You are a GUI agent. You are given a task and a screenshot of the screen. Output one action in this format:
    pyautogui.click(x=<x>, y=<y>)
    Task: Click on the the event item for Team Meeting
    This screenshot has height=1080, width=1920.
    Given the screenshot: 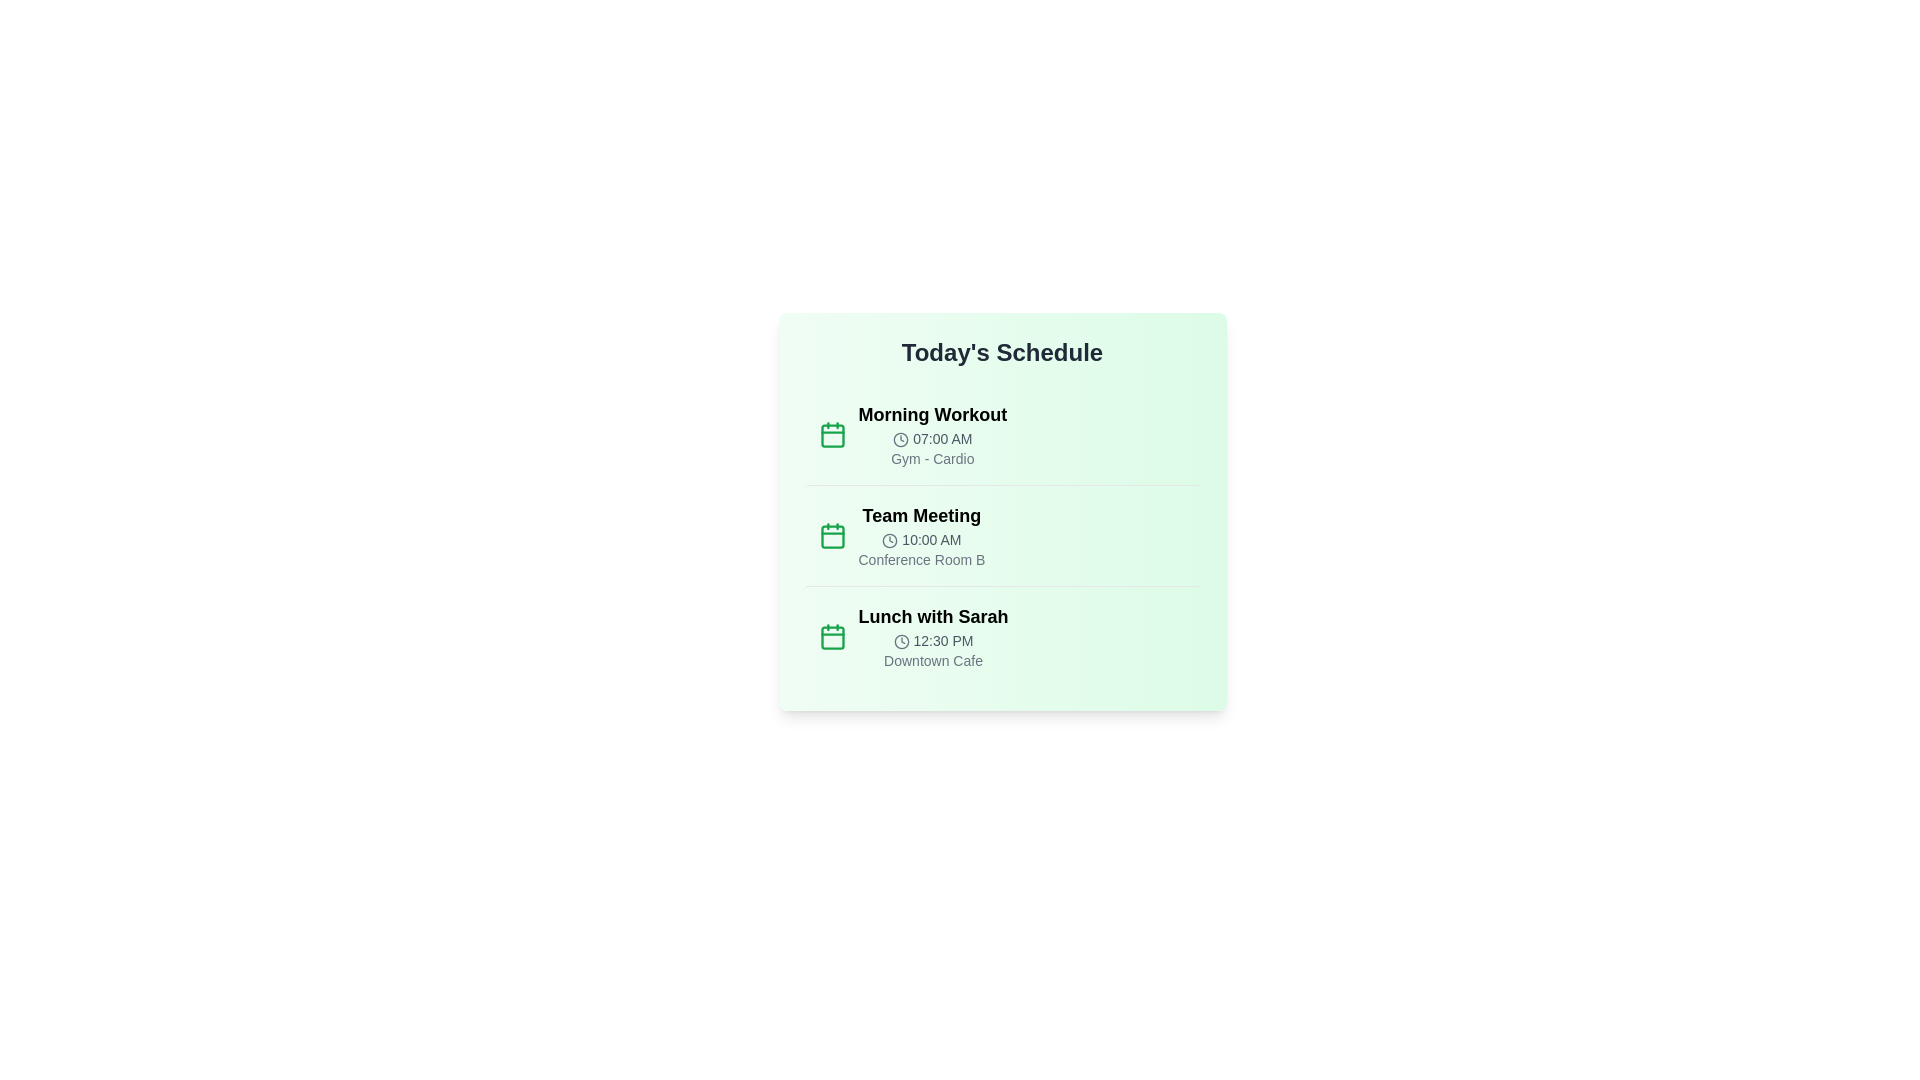 What is the action you would take?
    pyautogui.click(x=1002, y=534)
    